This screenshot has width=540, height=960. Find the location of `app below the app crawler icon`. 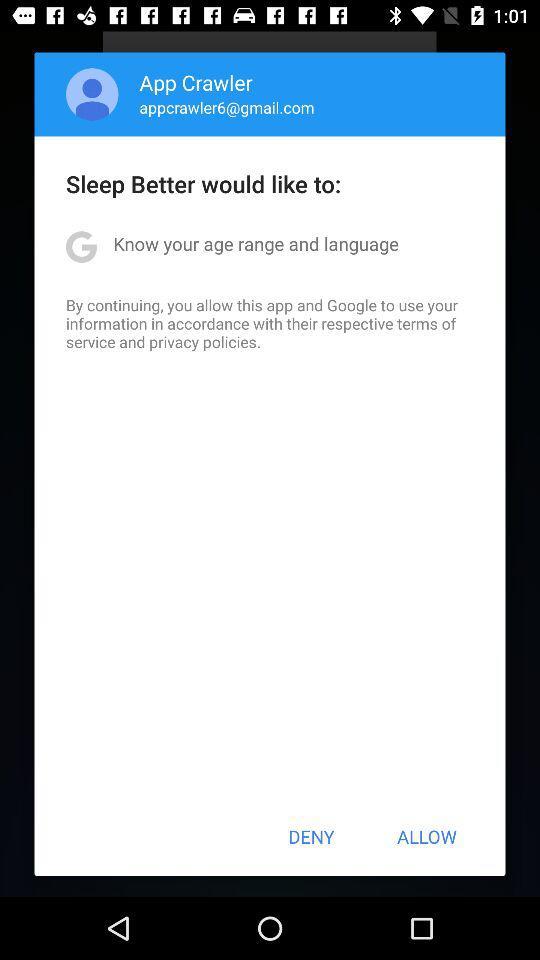

app below the app crawler icon is located at coordinates (226, 107).